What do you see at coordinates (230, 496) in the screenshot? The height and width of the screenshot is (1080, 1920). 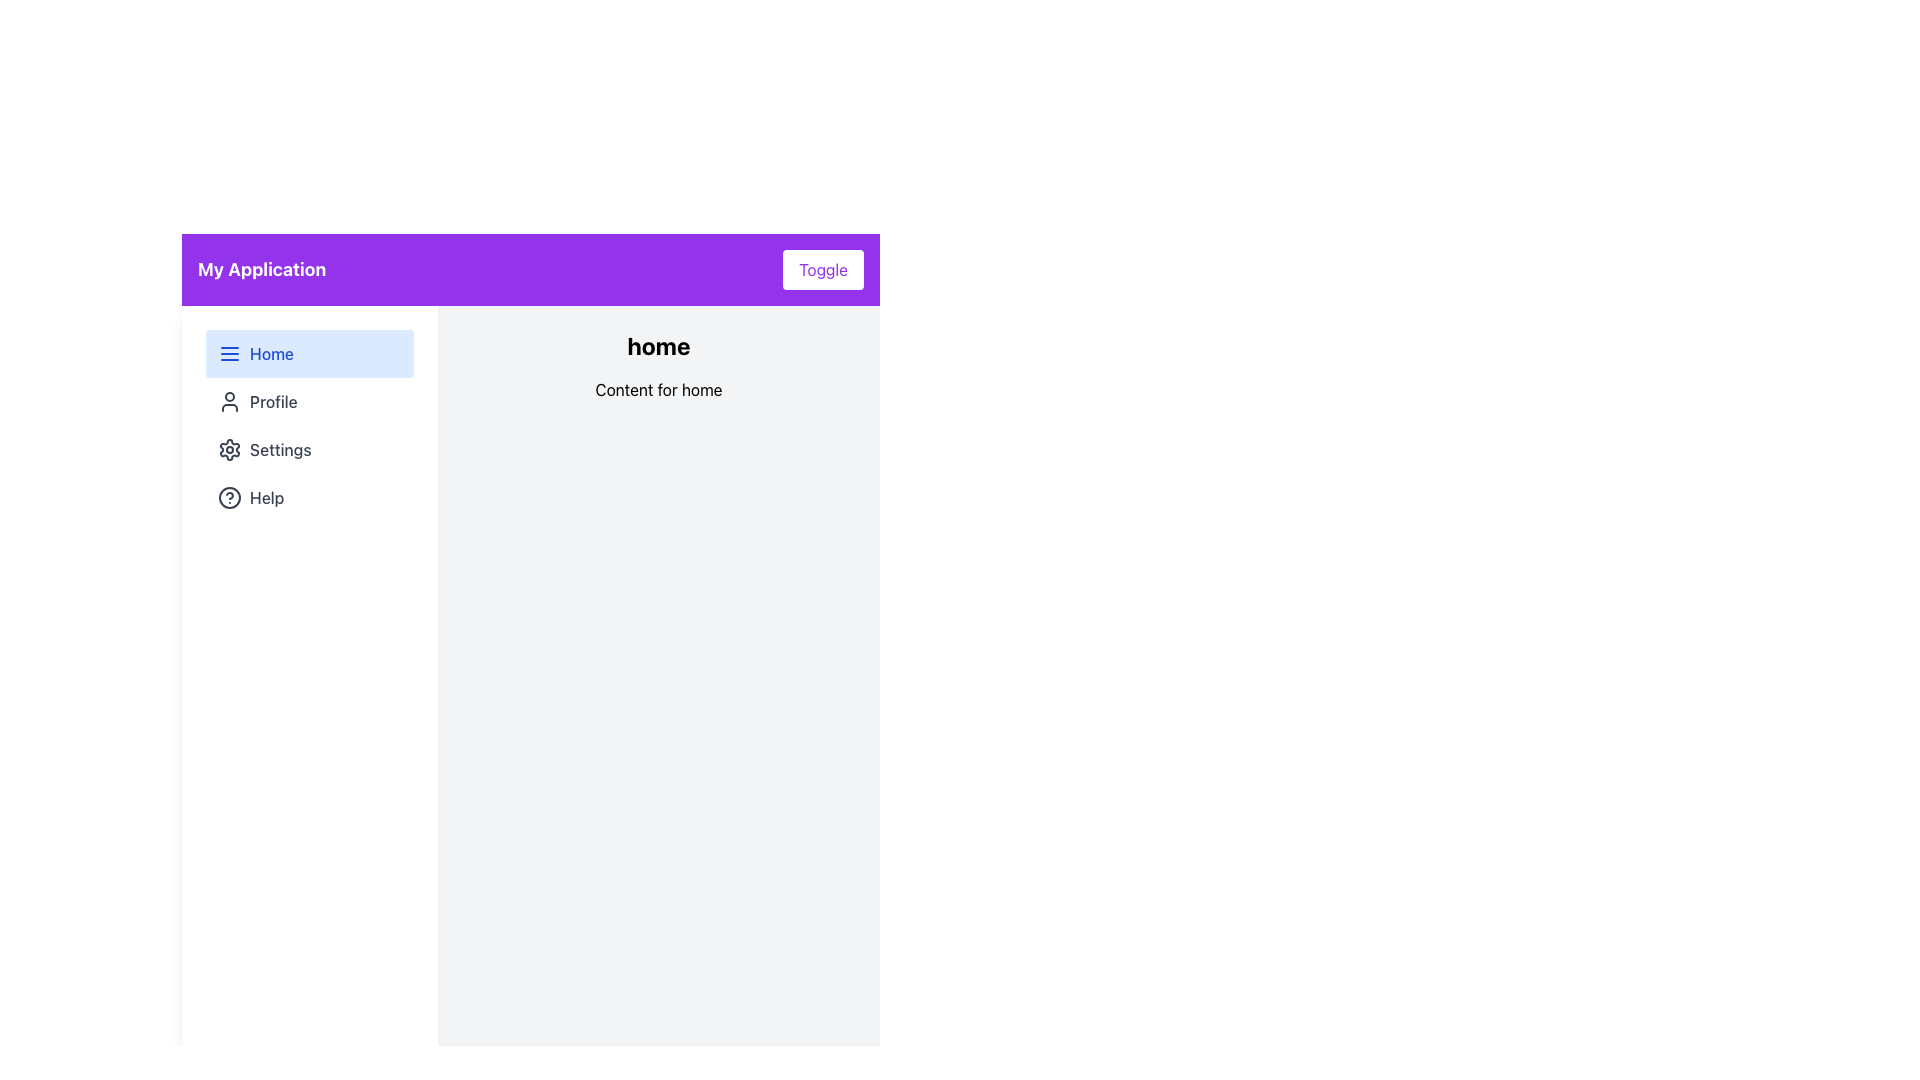 I see `the outermost circular boundary of the 'Help' menu icon located in the left sidebar` at bounding box center [230, 496].